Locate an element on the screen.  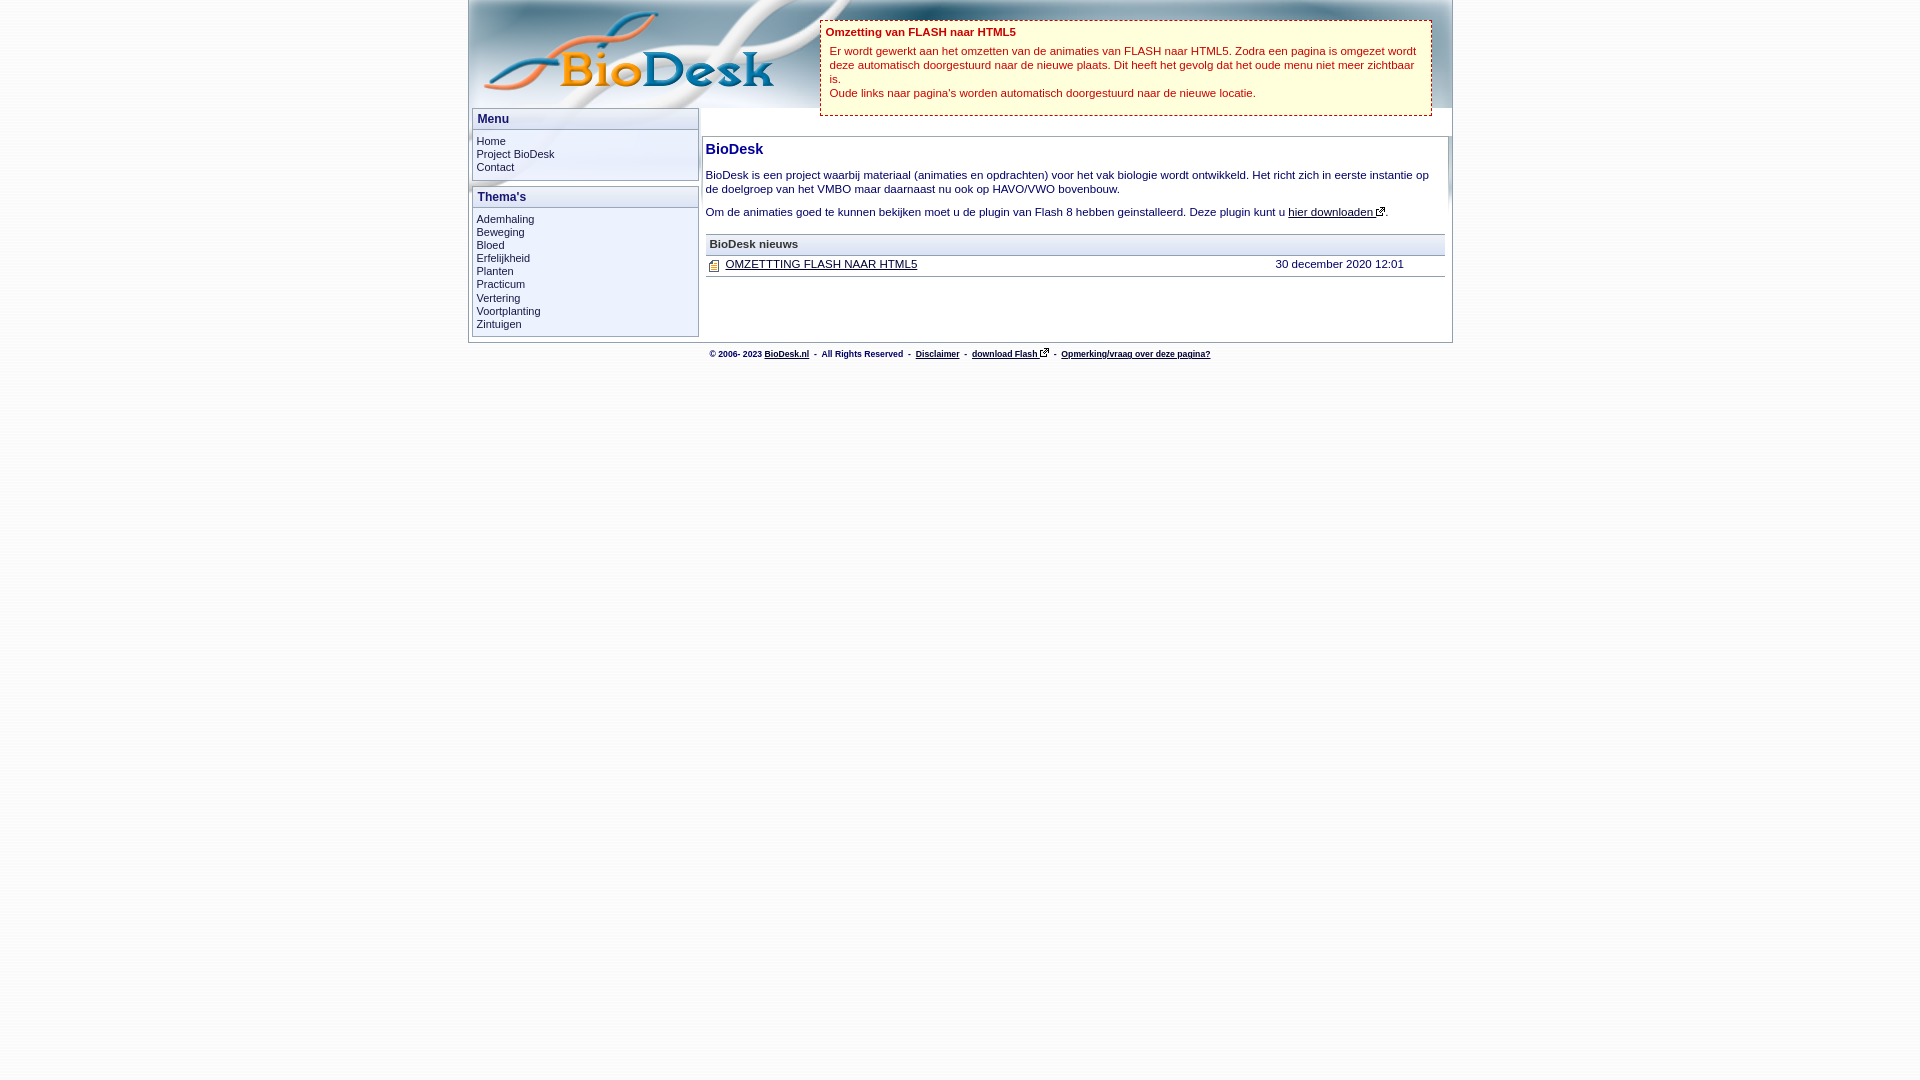
'OMZETTTING FLASH NAAR HTML5' is located at coordinates (821, 262).